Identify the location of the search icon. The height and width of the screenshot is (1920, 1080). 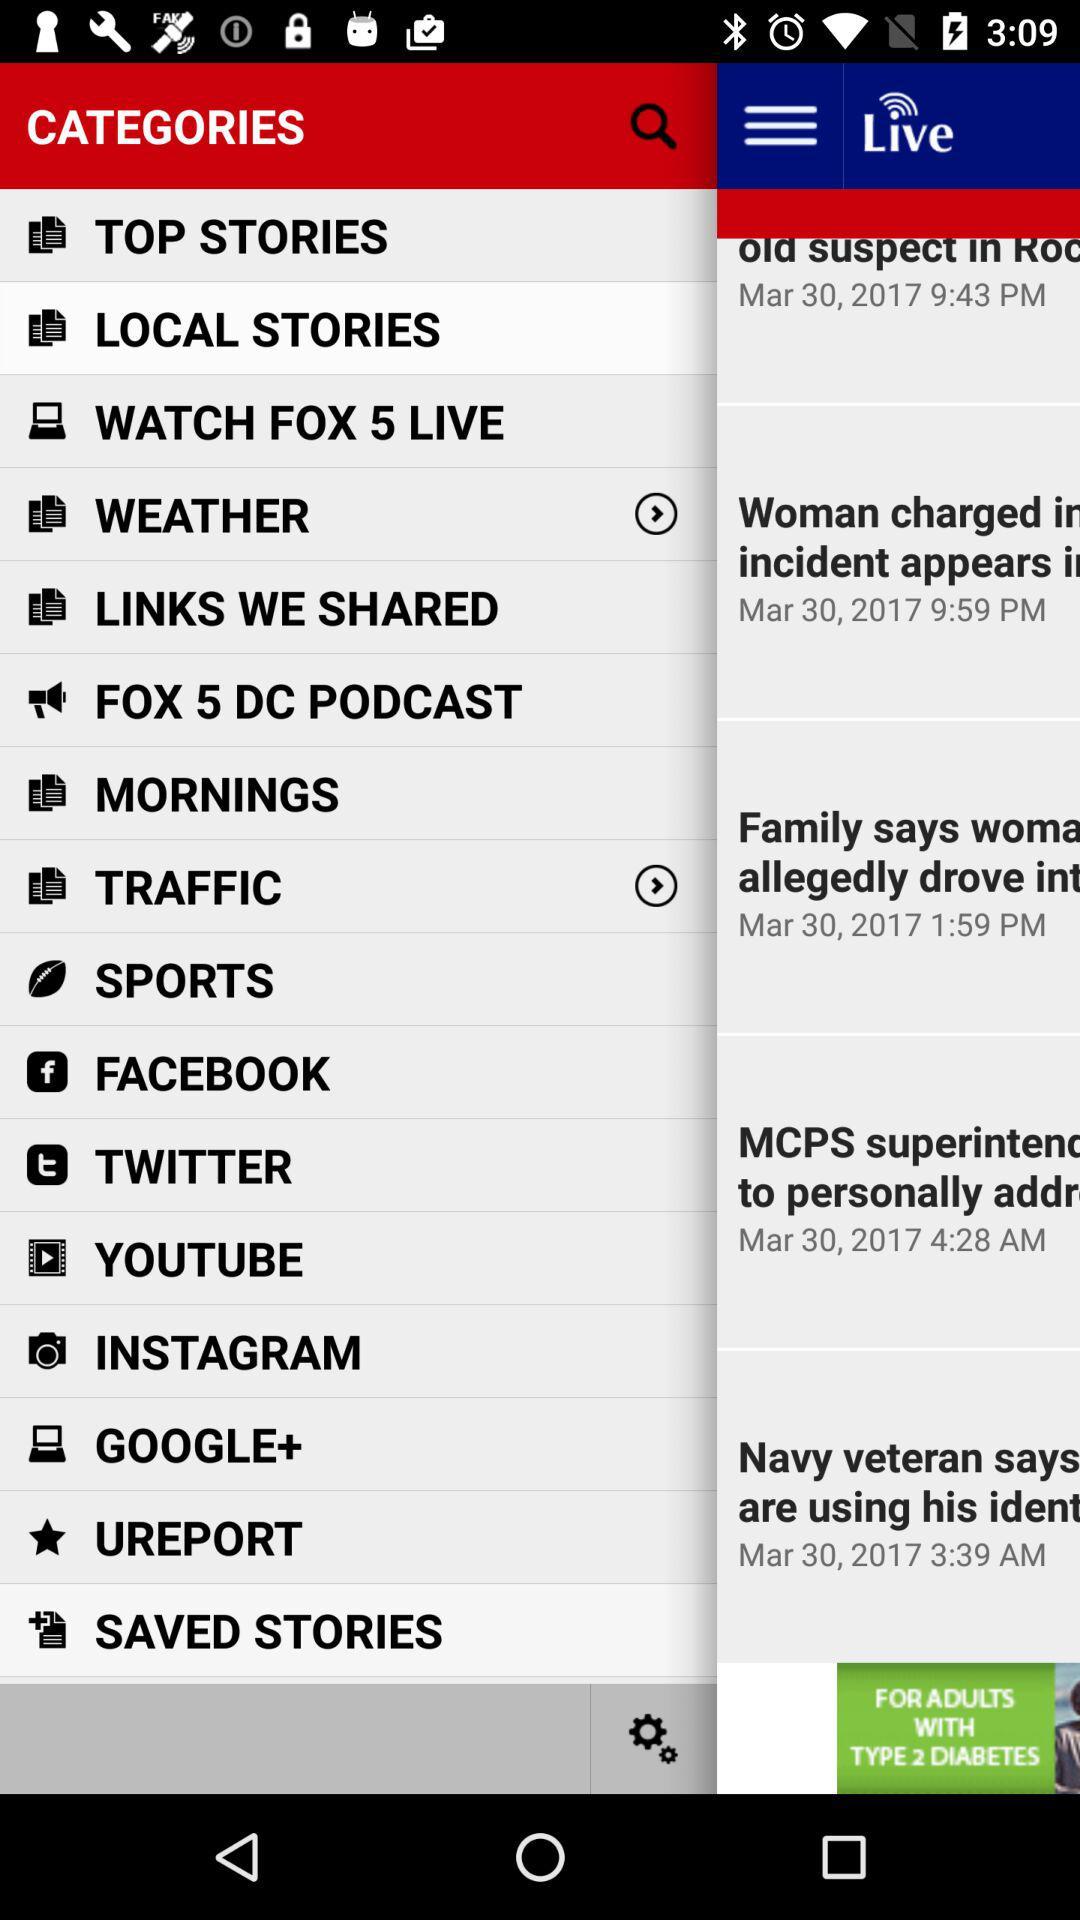
(654, 124).